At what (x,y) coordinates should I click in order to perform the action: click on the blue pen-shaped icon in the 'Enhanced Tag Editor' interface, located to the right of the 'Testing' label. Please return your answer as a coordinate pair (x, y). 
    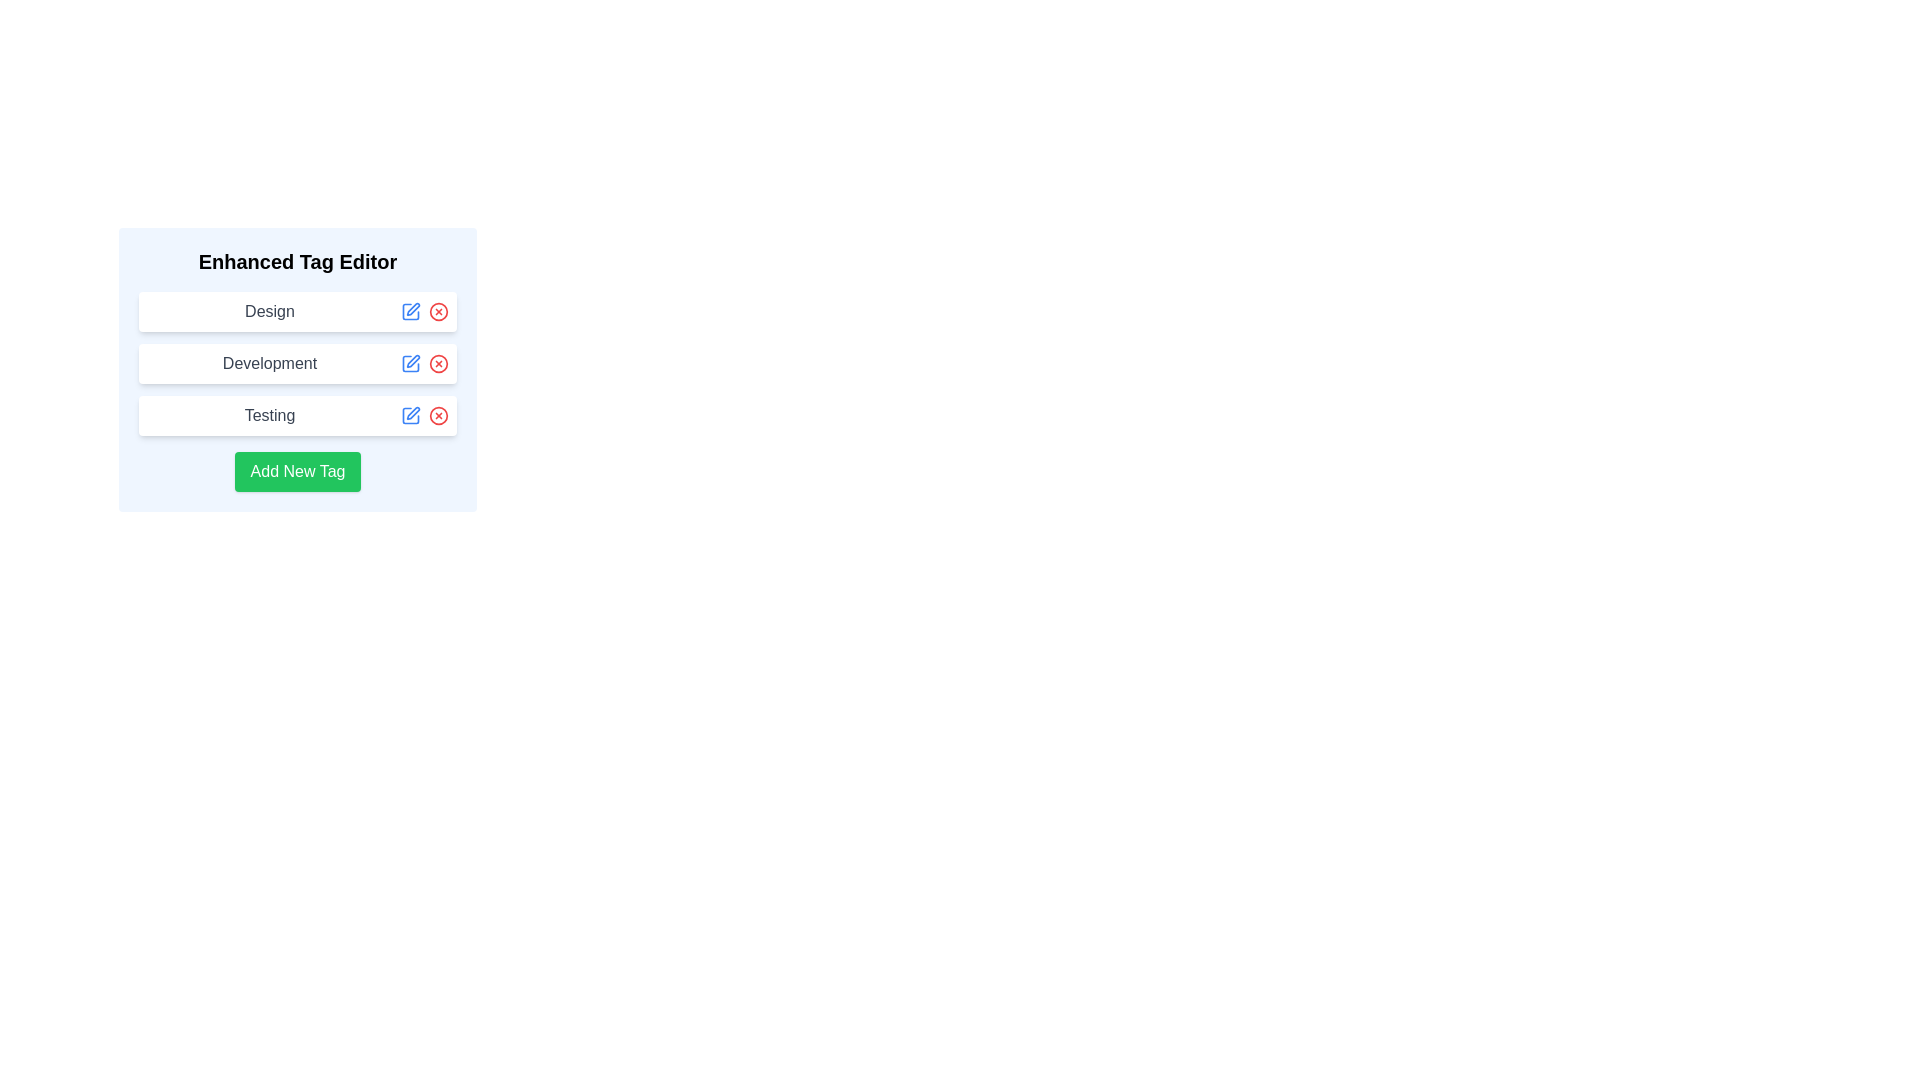
    Looking at the image, I should click on (412, 412).